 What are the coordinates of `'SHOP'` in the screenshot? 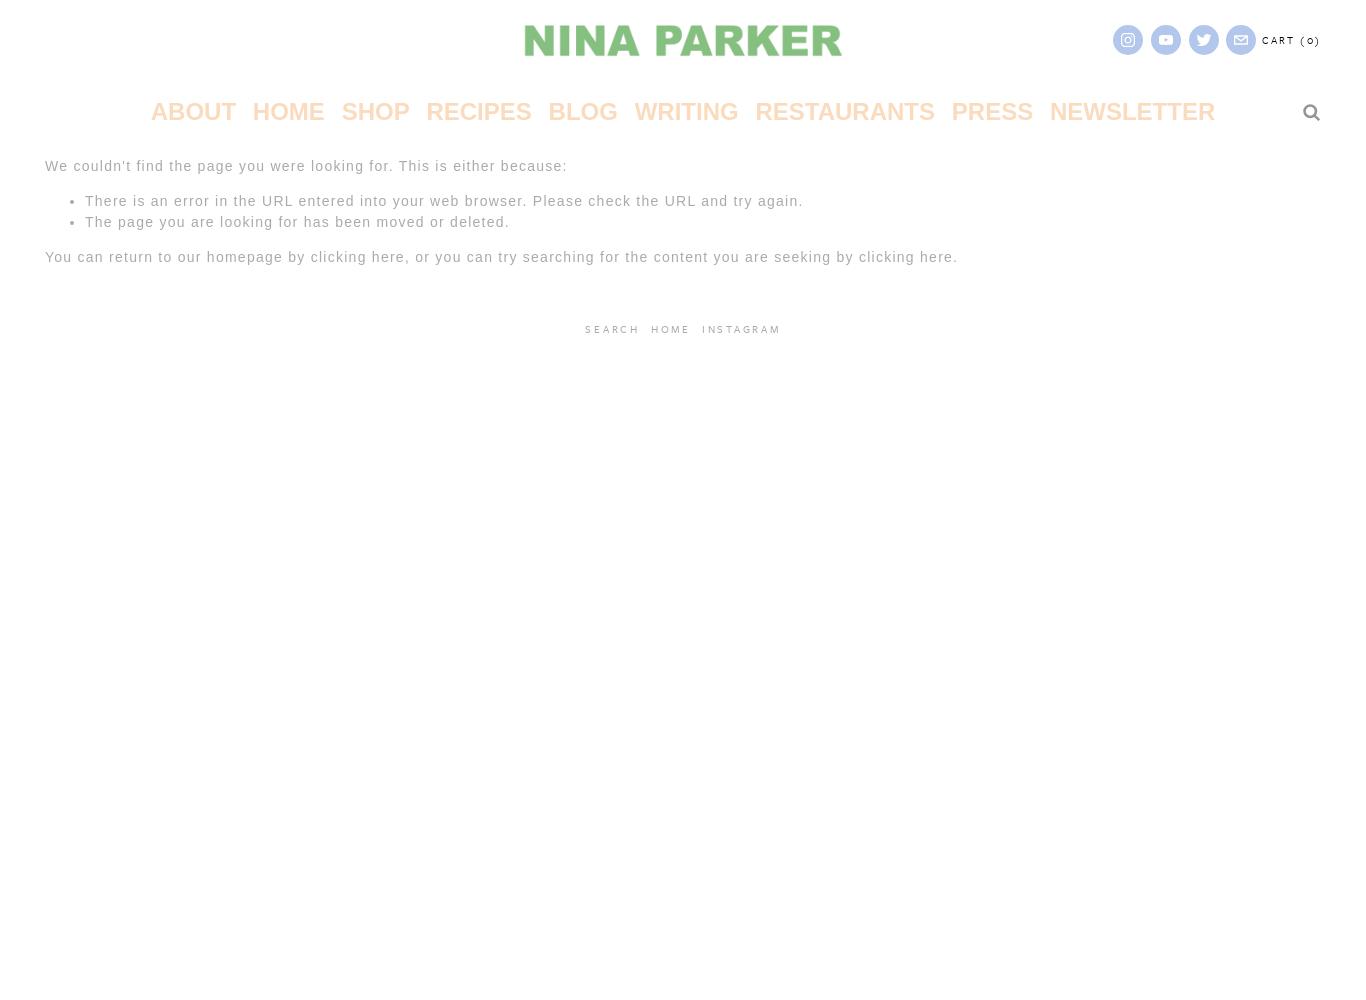 It's located at (373, 110).